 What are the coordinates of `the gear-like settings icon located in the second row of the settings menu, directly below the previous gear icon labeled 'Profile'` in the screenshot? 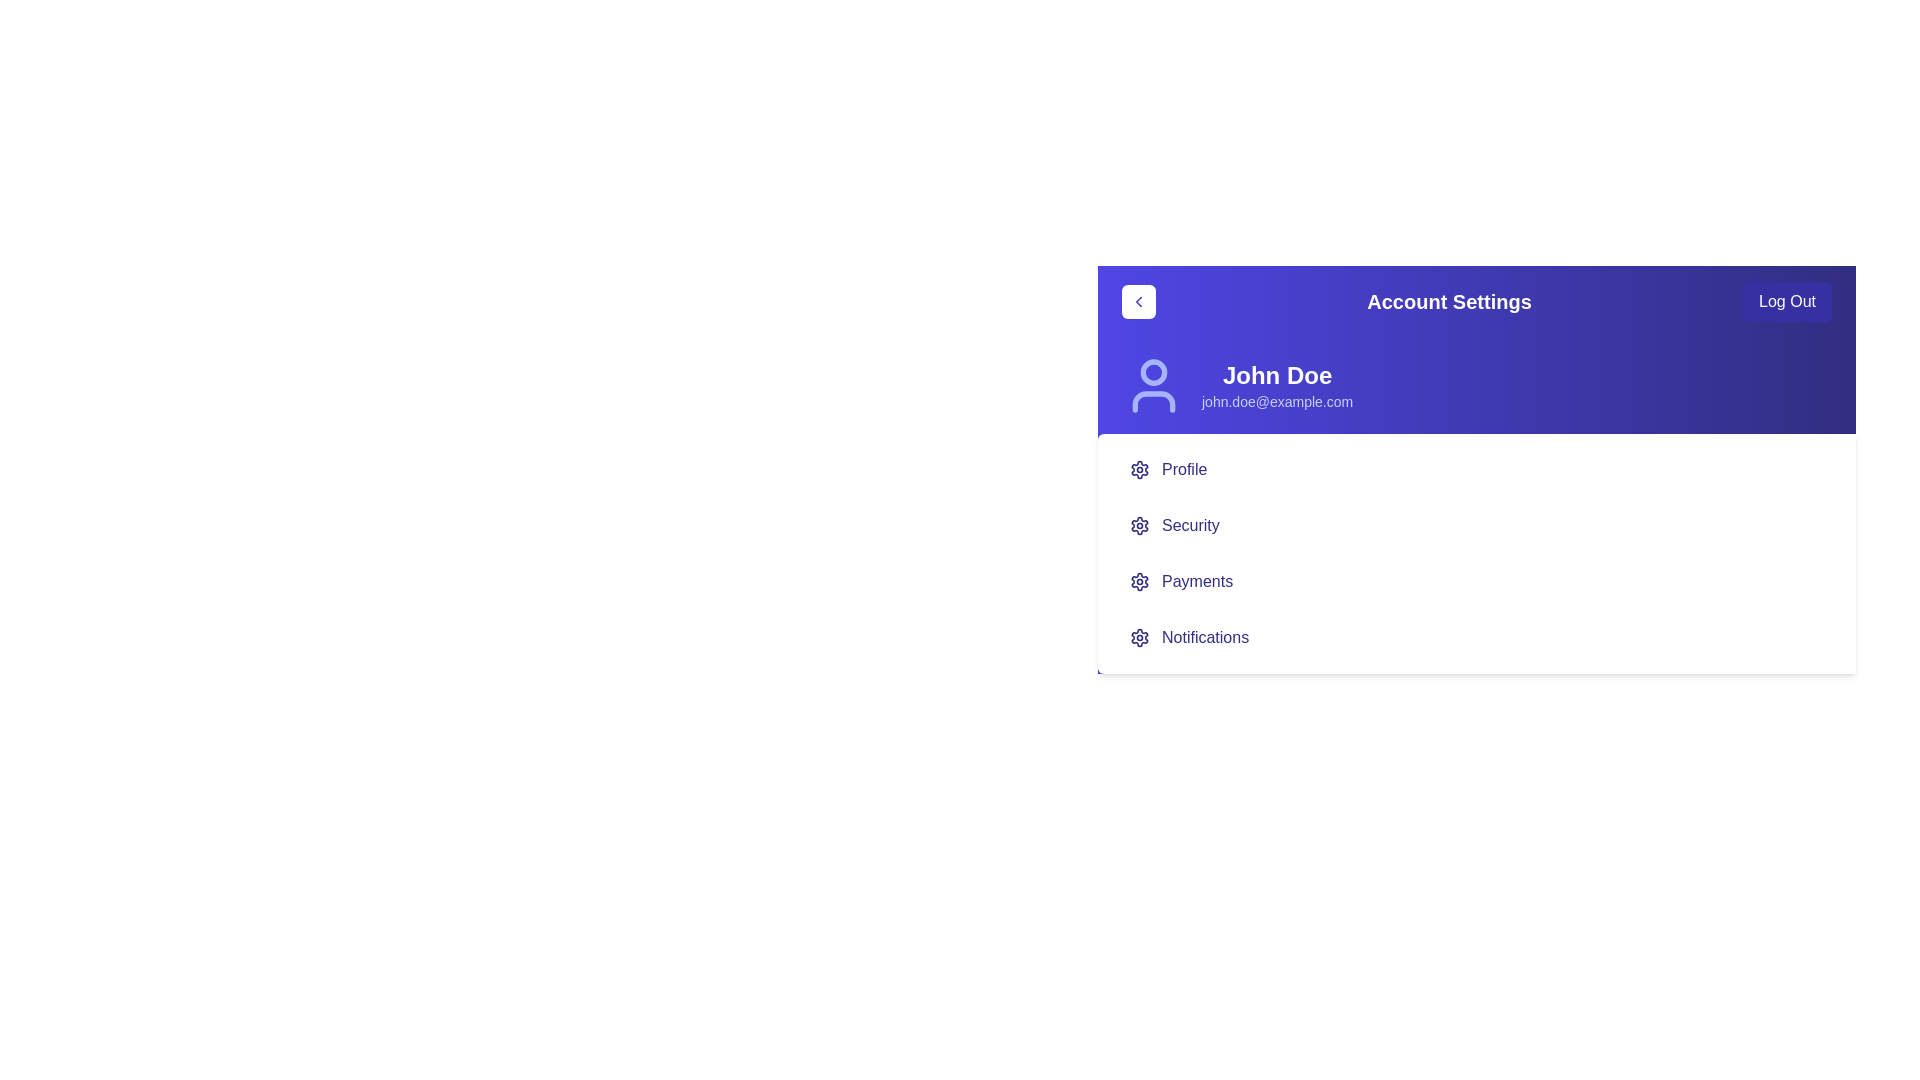 It's located at (1140, 637).